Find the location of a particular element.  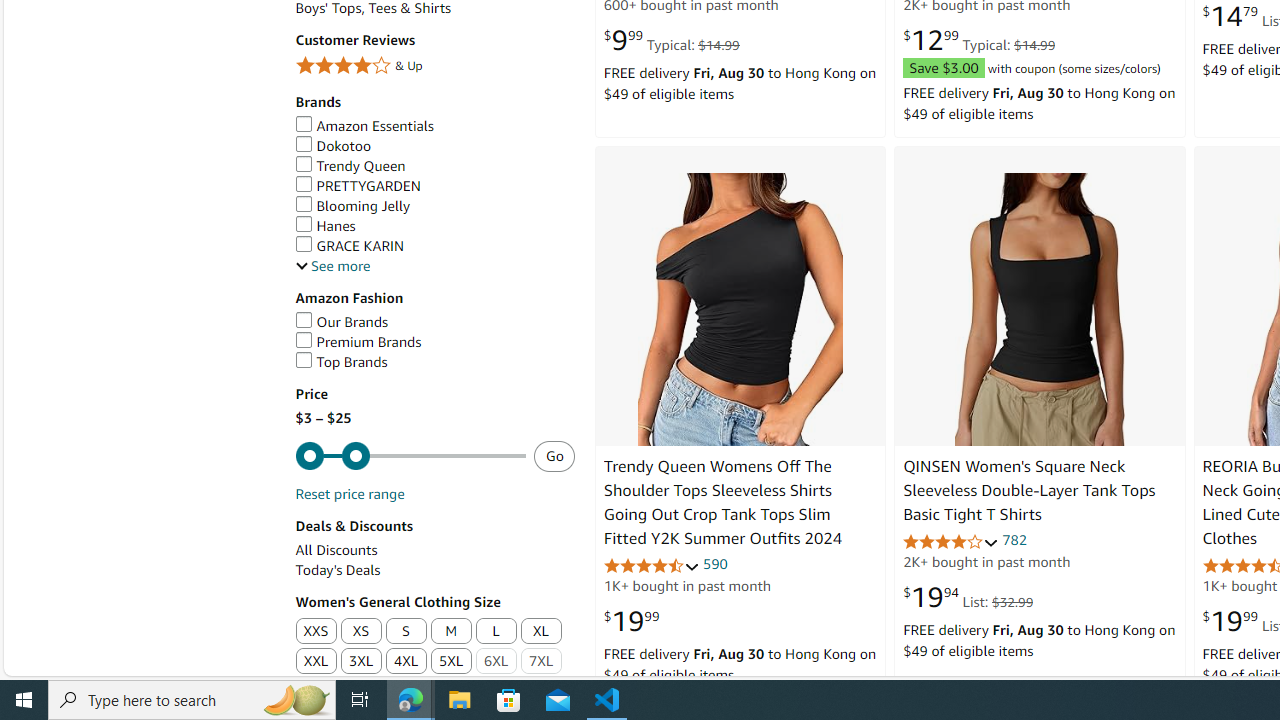

'4 Stars & Up' is located at coordinates (433, 65).